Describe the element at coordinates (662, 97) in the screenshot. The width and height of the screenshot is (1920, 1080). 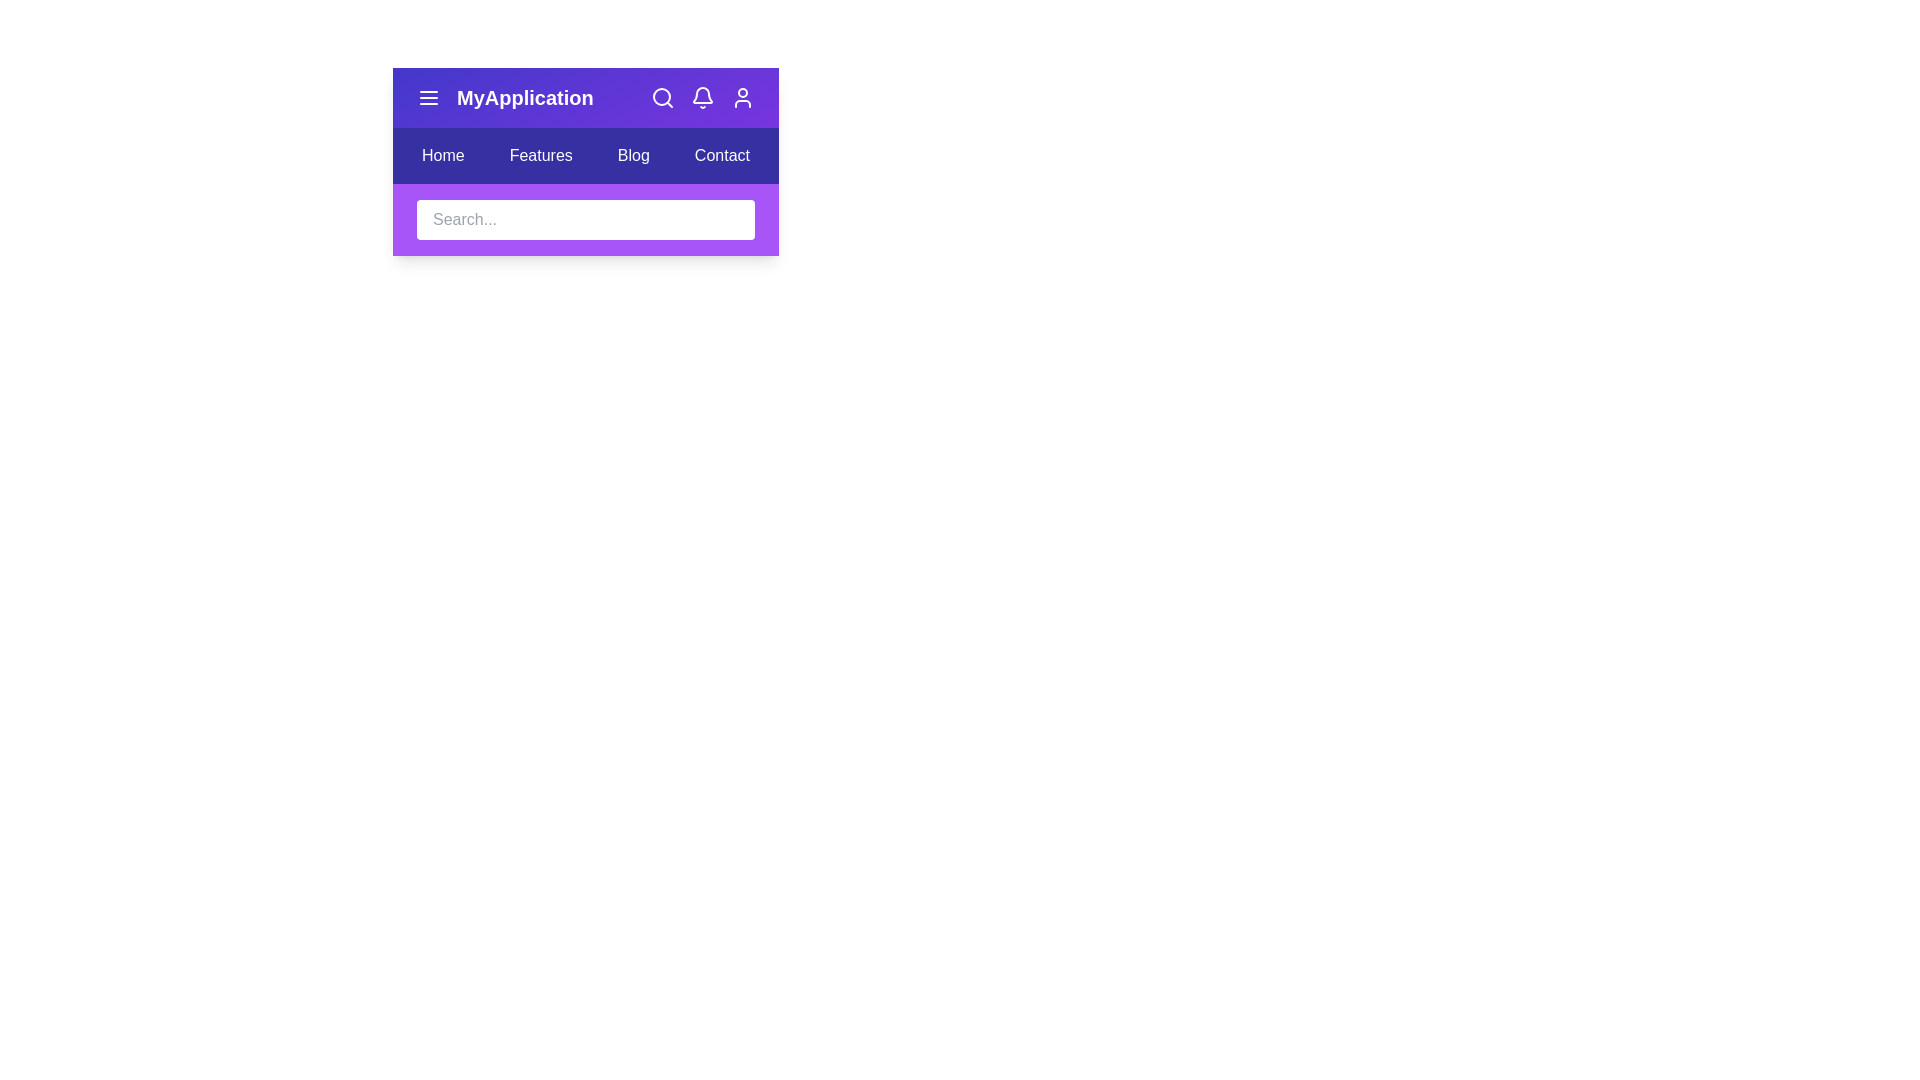
I see `the search icon button to toggle the search bar visibility` at that location.